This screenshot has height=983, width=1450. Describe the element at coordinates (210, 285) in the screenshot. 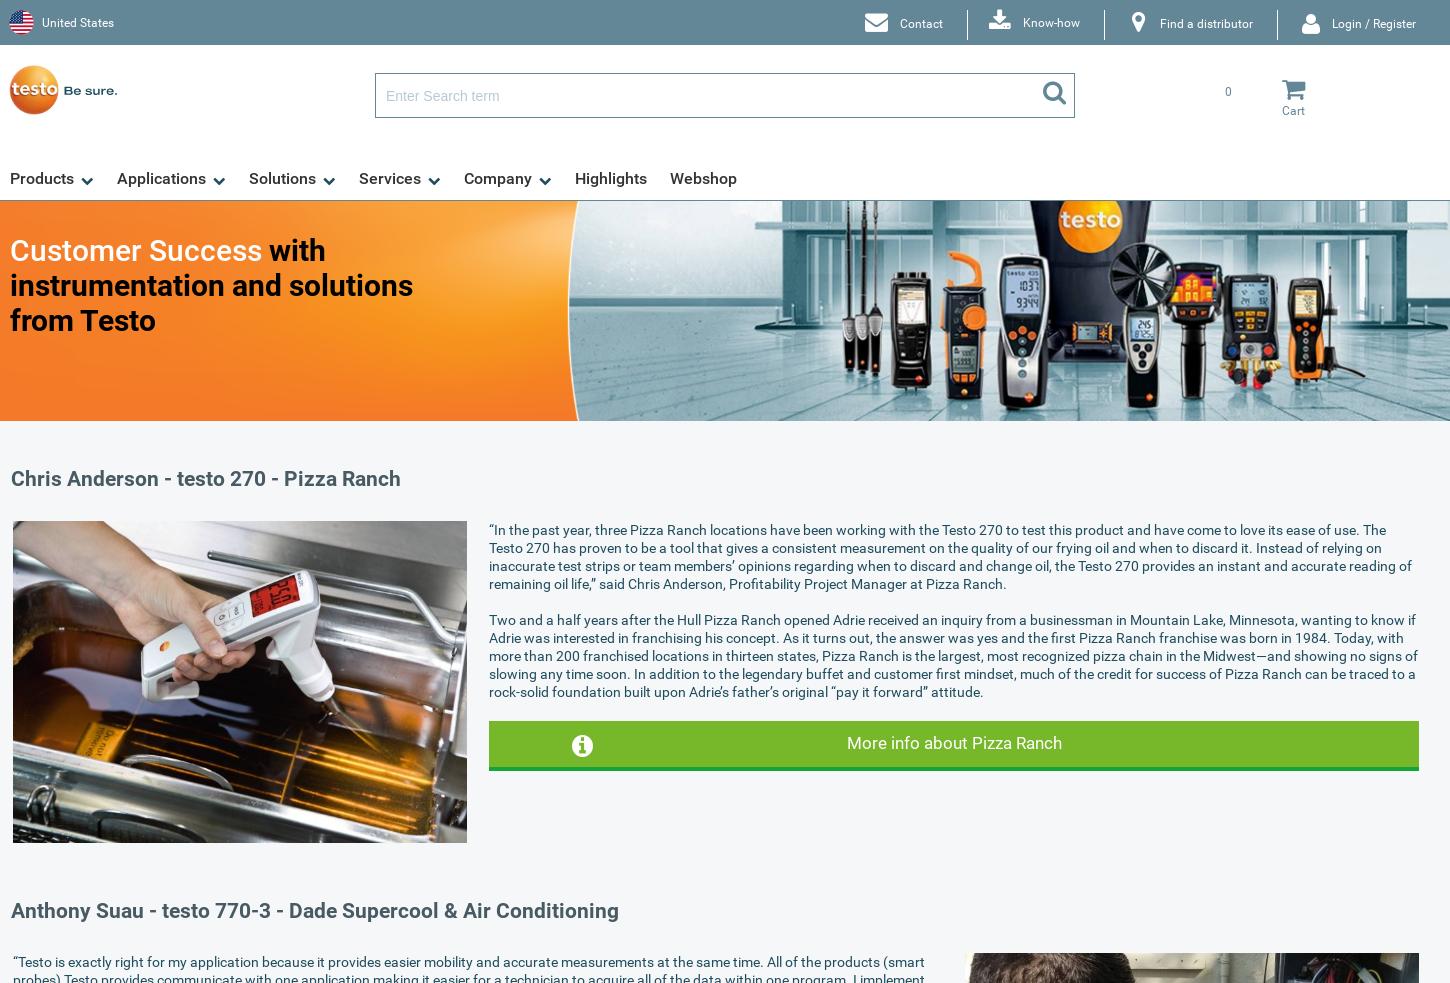

I see `'with instrumentation and solutions from Testo'` at that location.